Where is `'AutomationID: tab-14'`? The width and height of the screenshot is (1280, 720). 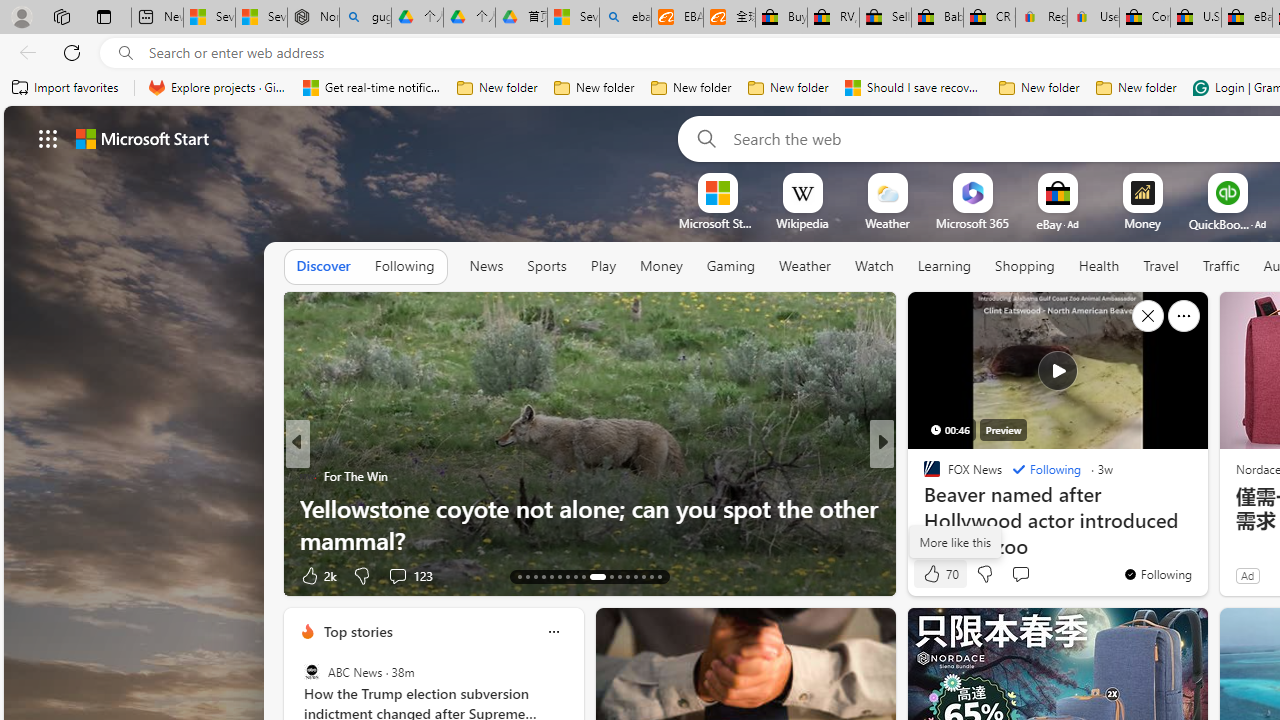 'AutomationID: tab-14' is located at coordinates (528, 577).